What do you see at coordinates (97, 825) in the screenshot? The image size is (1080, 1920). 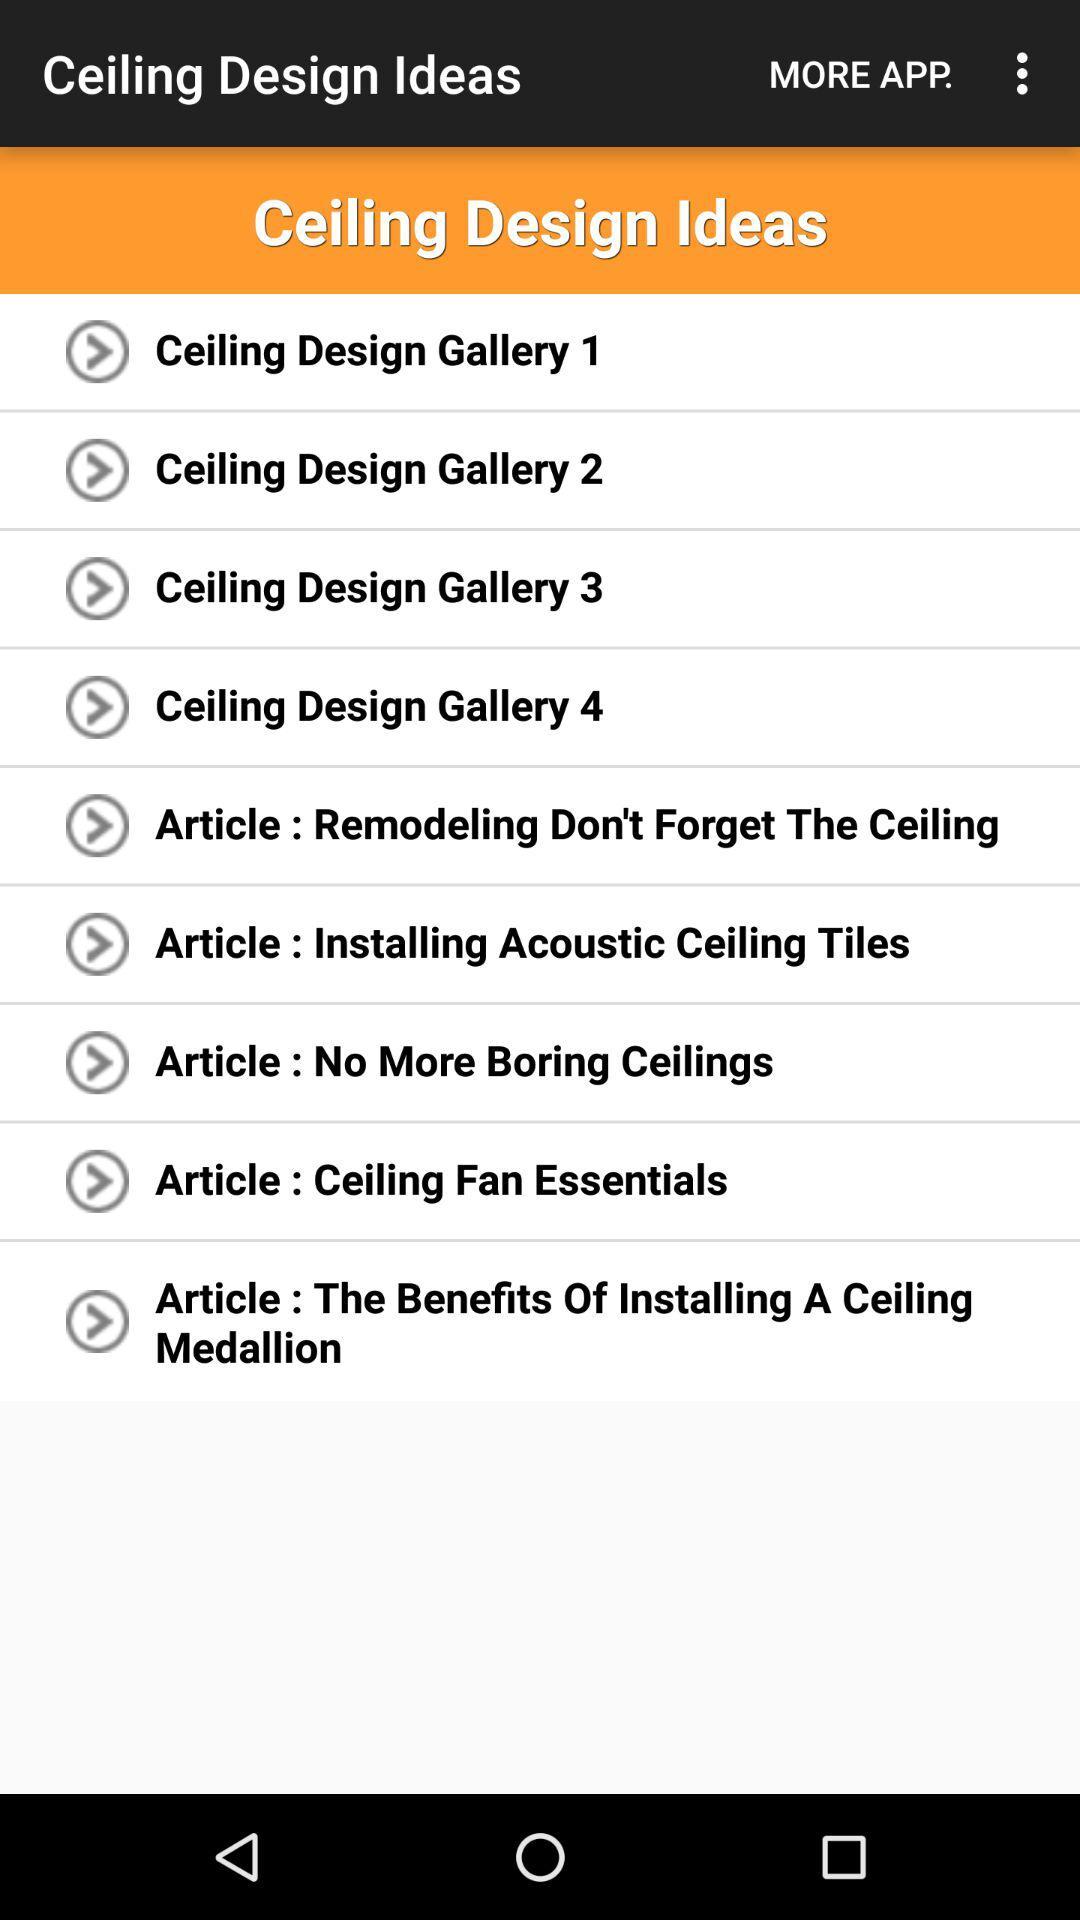 I see `fifth right arrow icon from top` at bounding box center [97, 825].